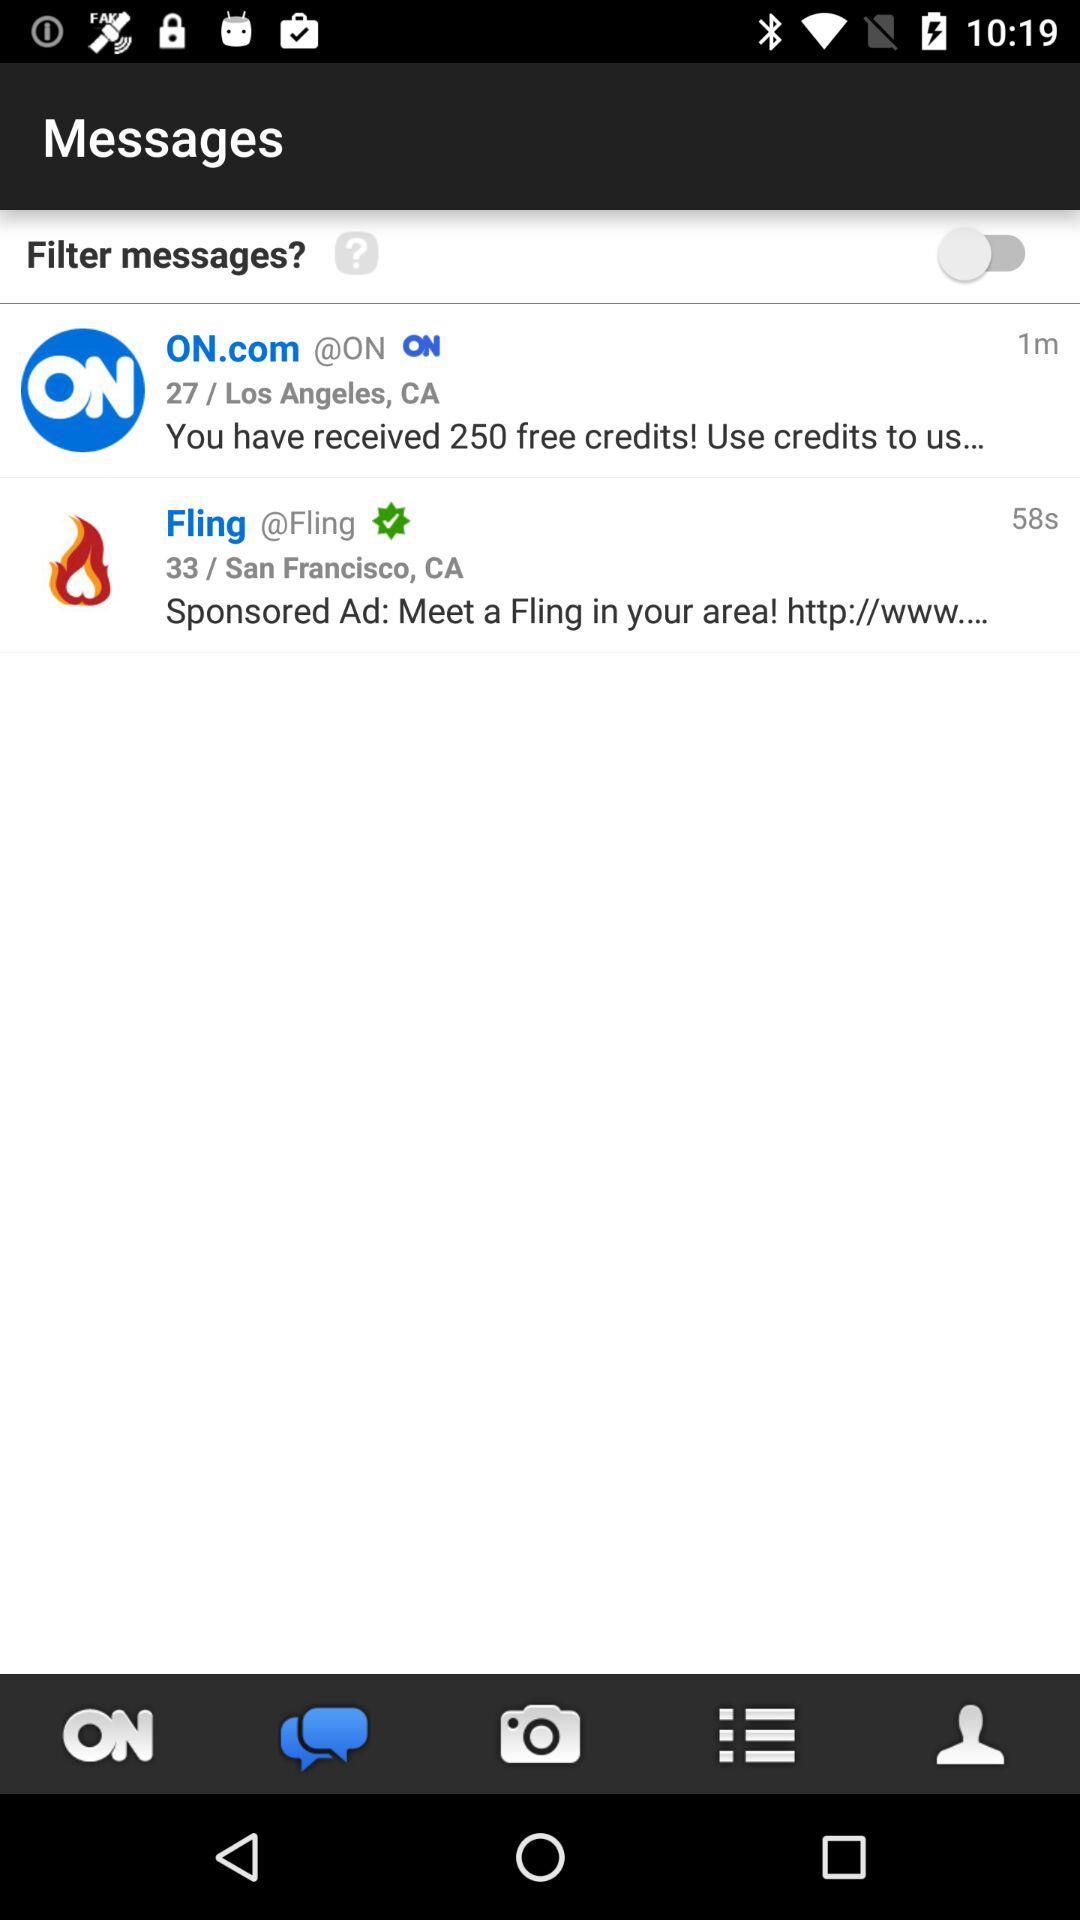 This screenshot has width=1080, height=1920. Describe the element at coordinates (971, 1733) in the screenshot. I see `the avatar icon` at that location.